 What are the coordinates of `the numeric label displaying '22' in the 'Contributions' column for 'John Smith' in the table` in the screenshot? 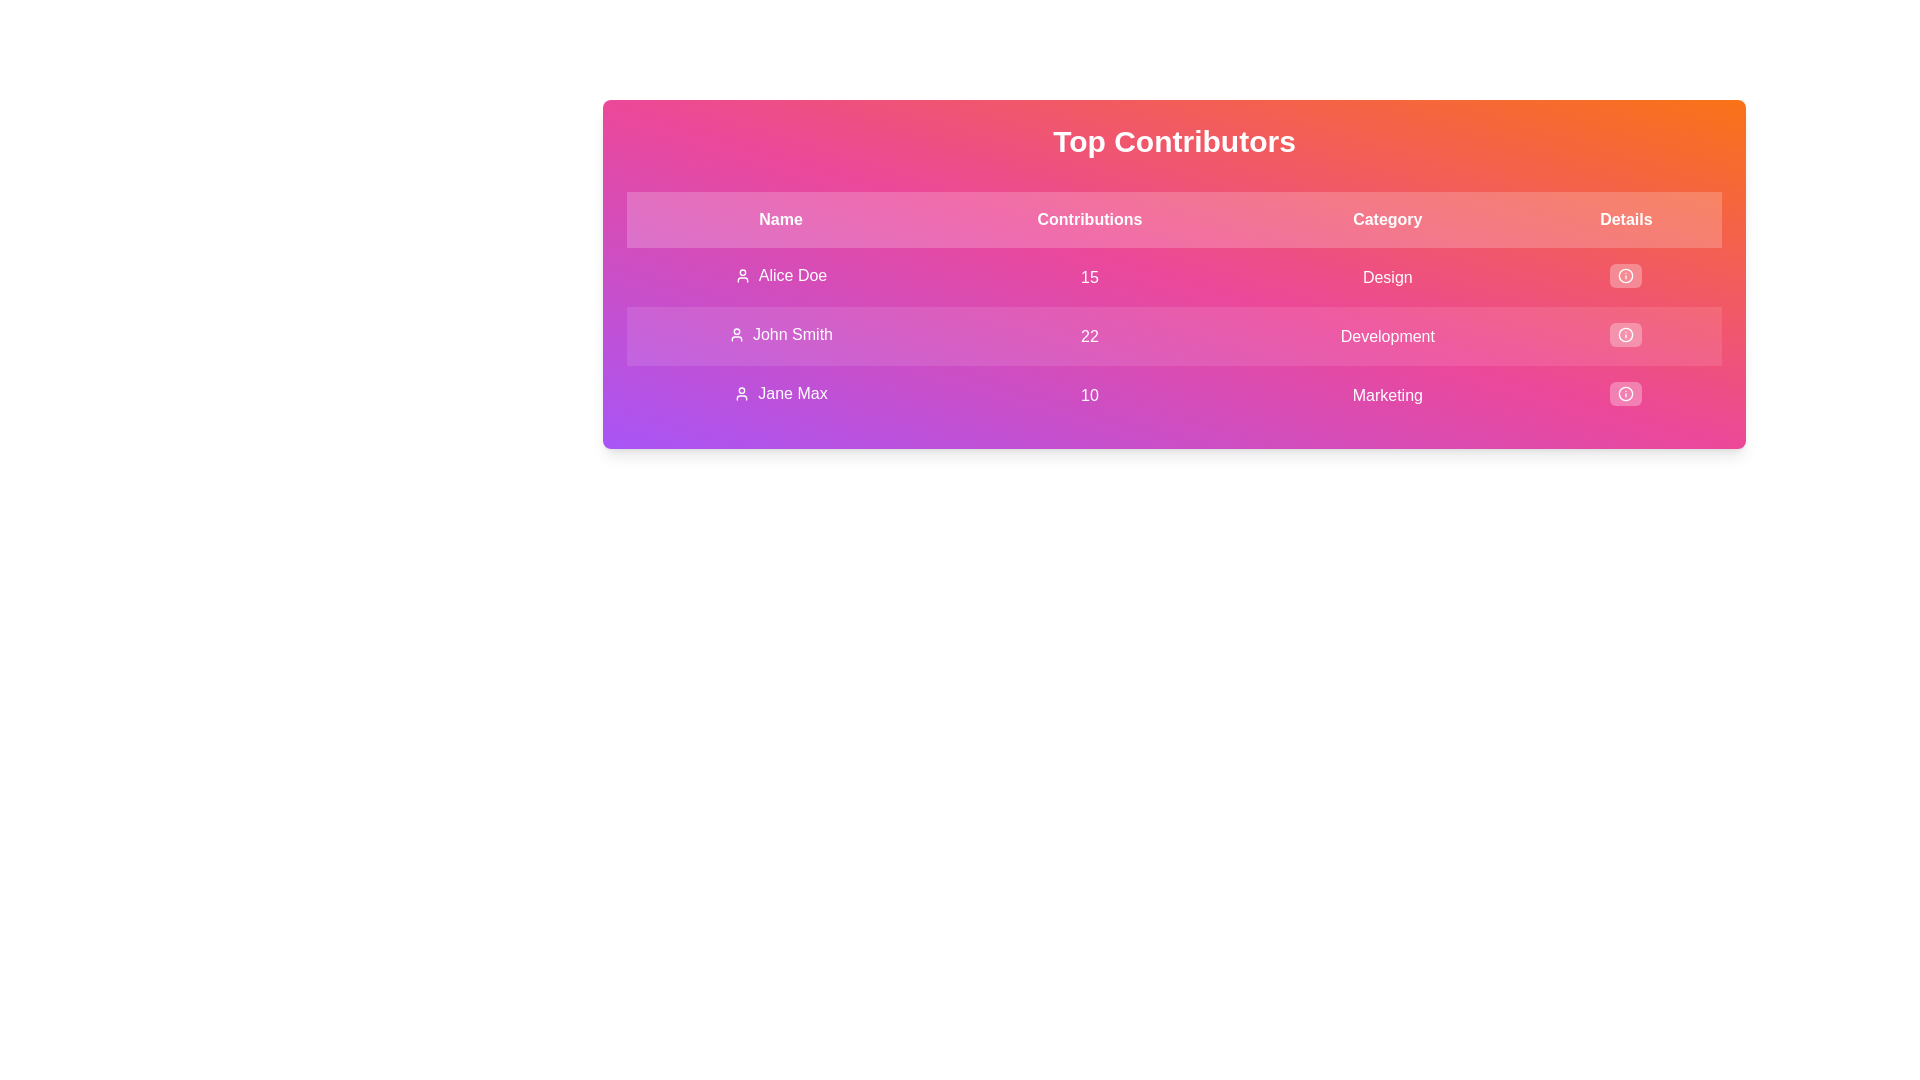 It's located at (1088, 335).